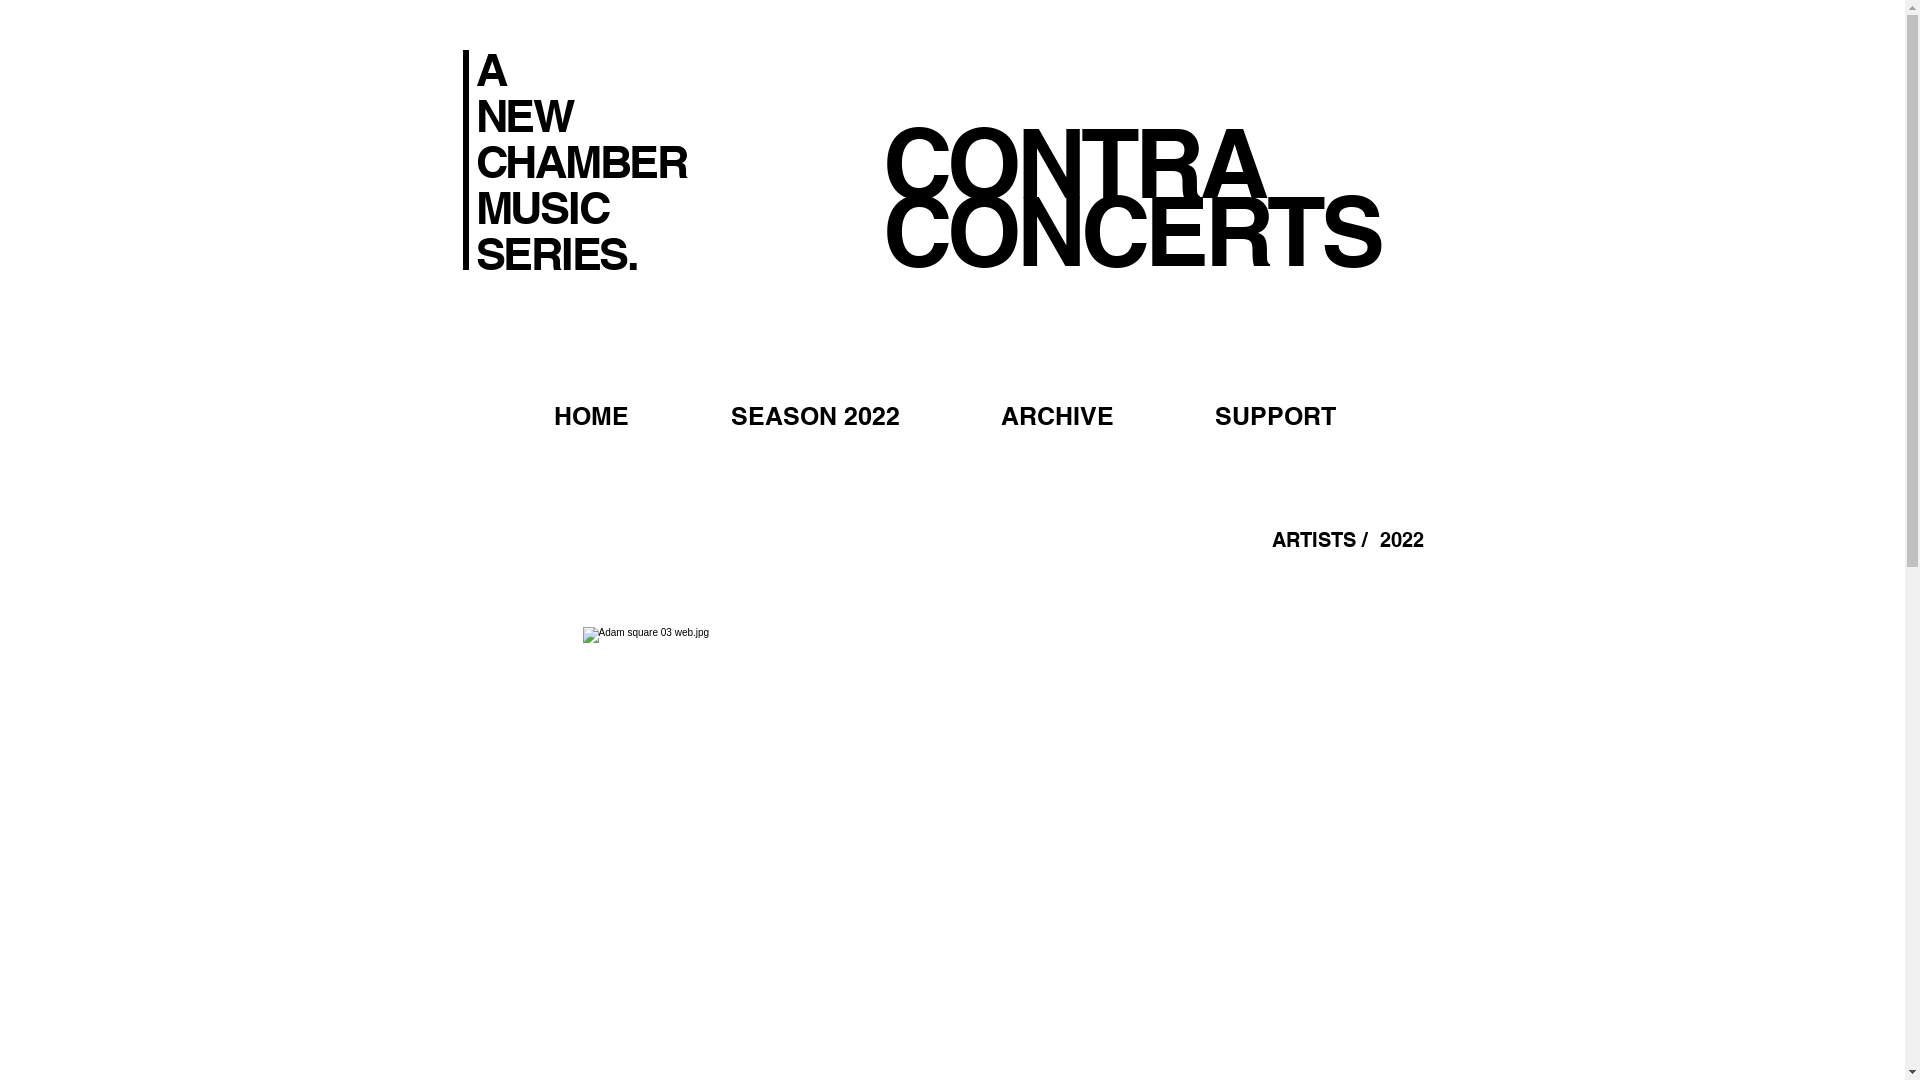  I want to click on 'HOME', so click(502, 415).